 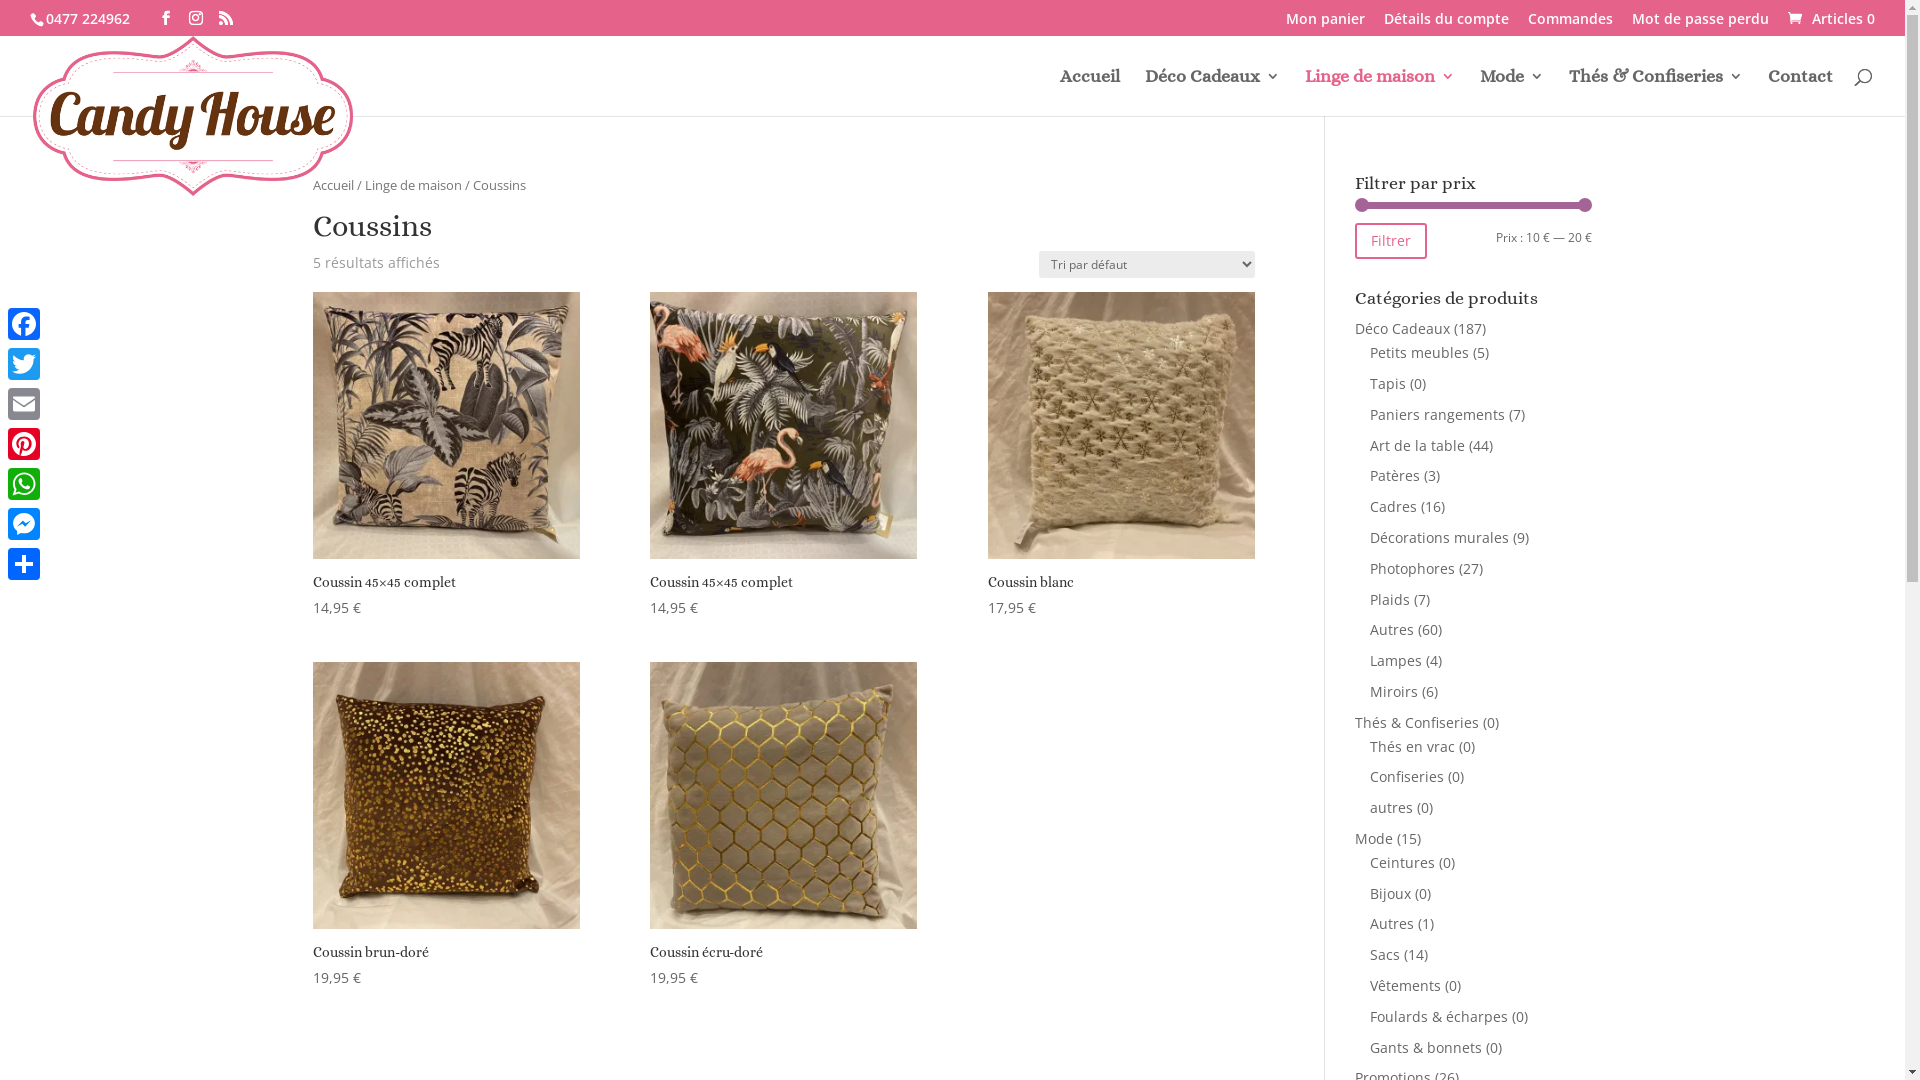 What do you see at coordinates (1436, 413) in the screenshot?
I see `'Paniers rangements'` at bounding box center [1436, 413].